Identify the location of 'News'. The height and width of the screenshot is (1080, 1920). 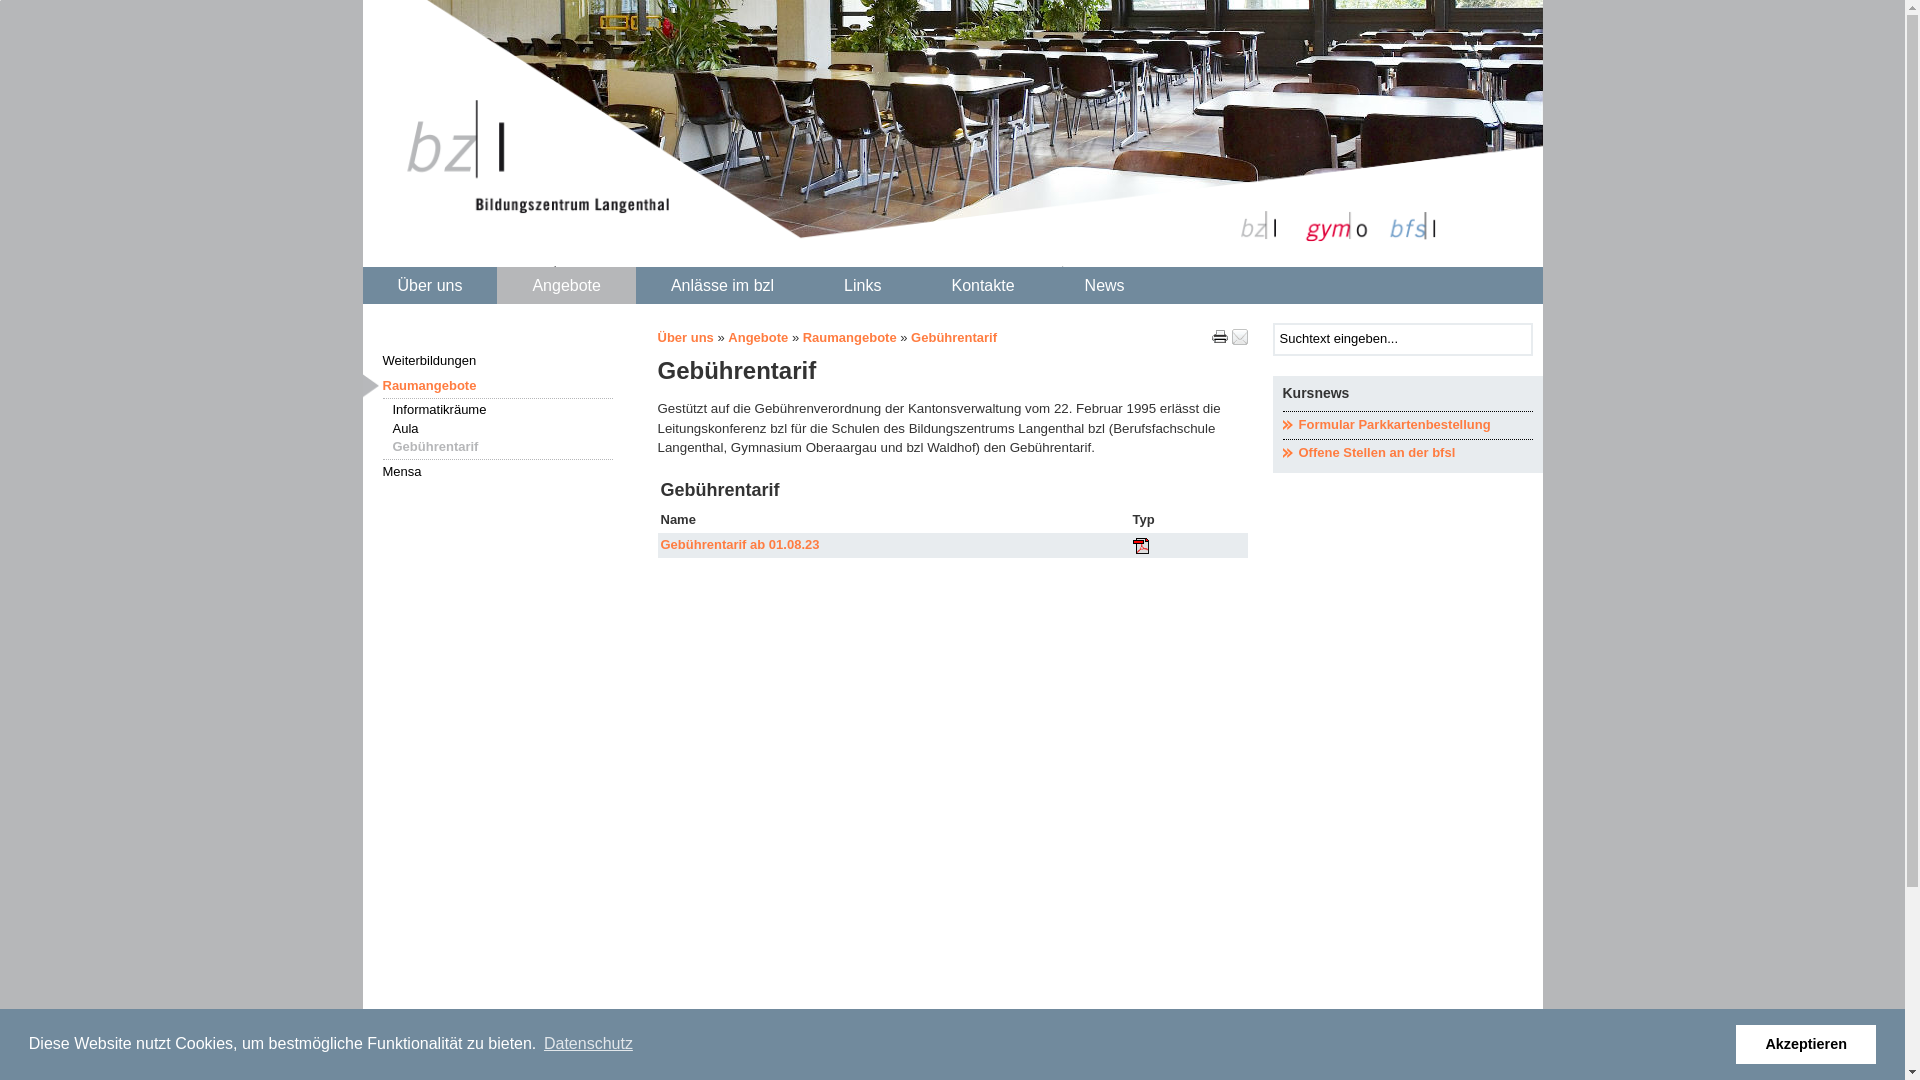
(1103, 286).